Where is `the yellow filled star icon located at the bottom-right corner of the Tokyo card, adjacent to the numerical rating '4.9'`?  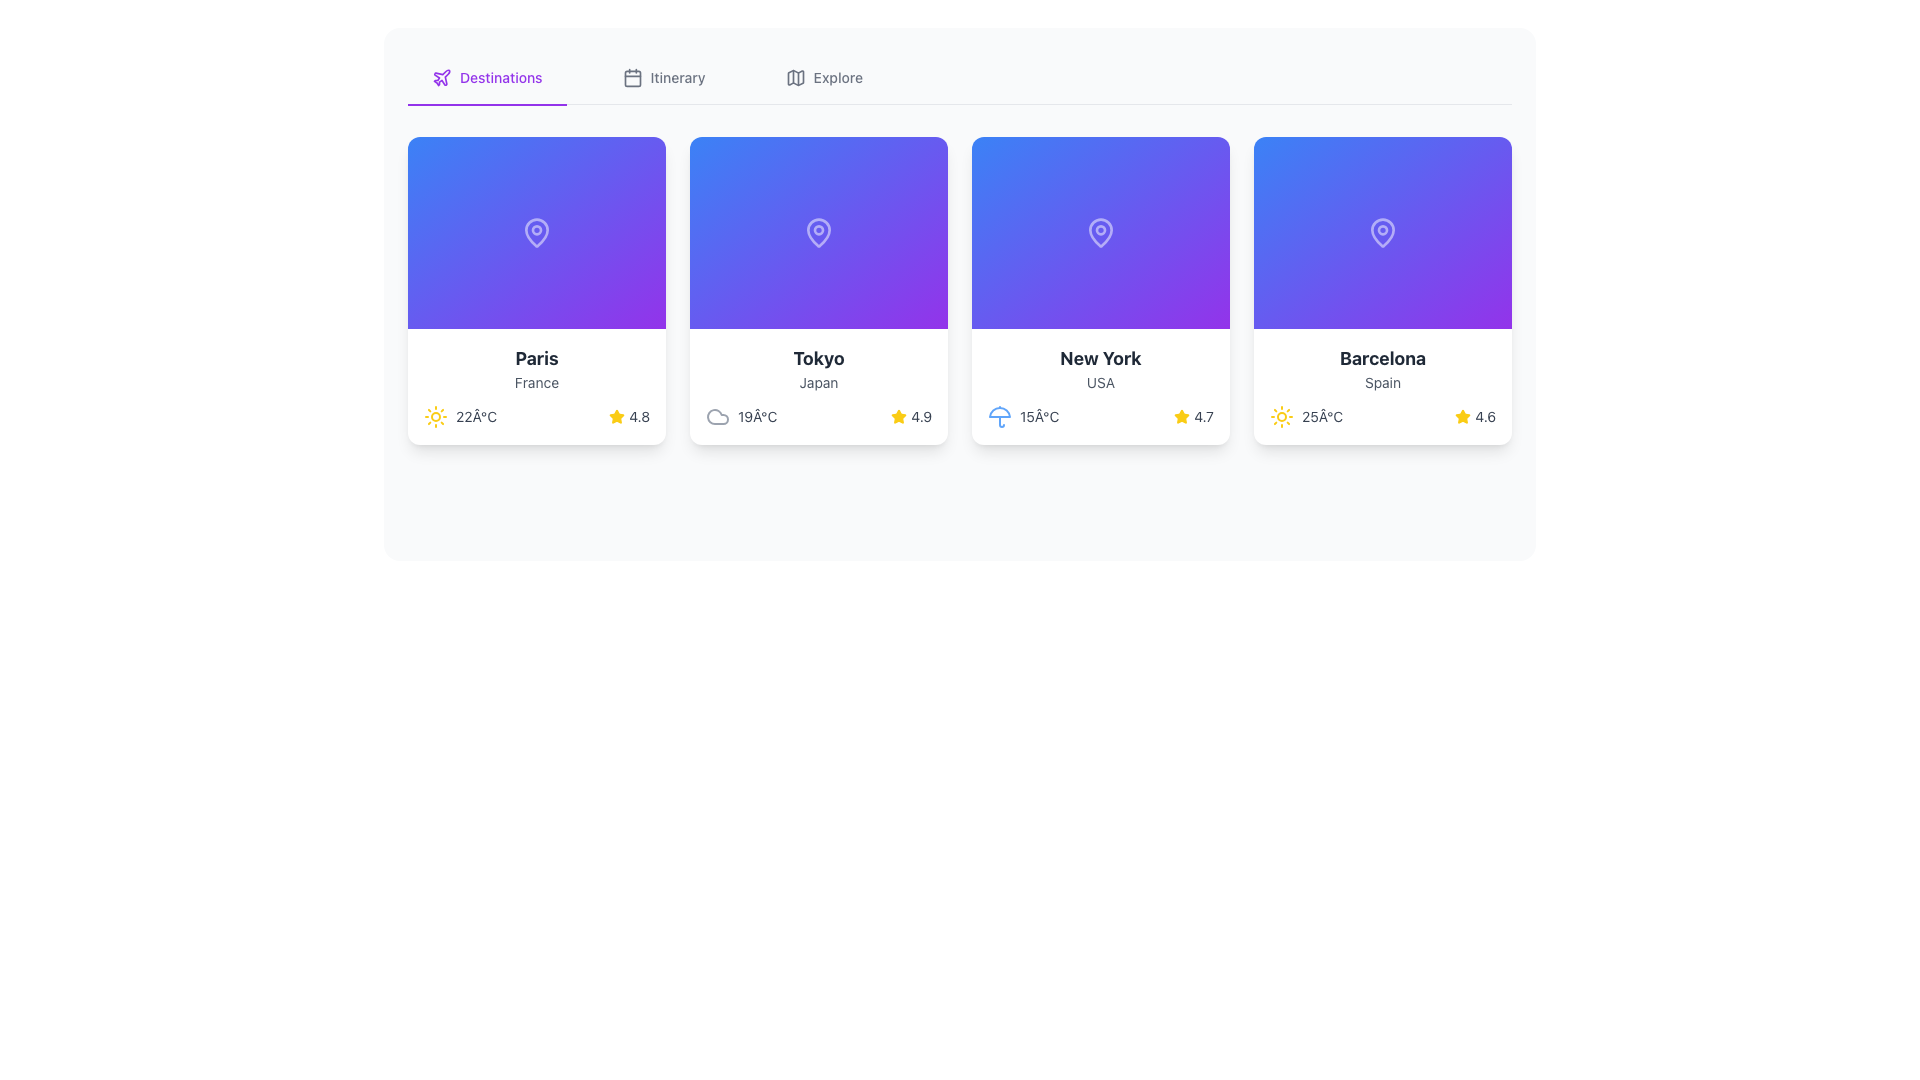
the yellow filled star icon located at the bottom-right corner of the Tokyo card, adjacent to the numerical rating '4.9' is located at coordinates (898, 415).